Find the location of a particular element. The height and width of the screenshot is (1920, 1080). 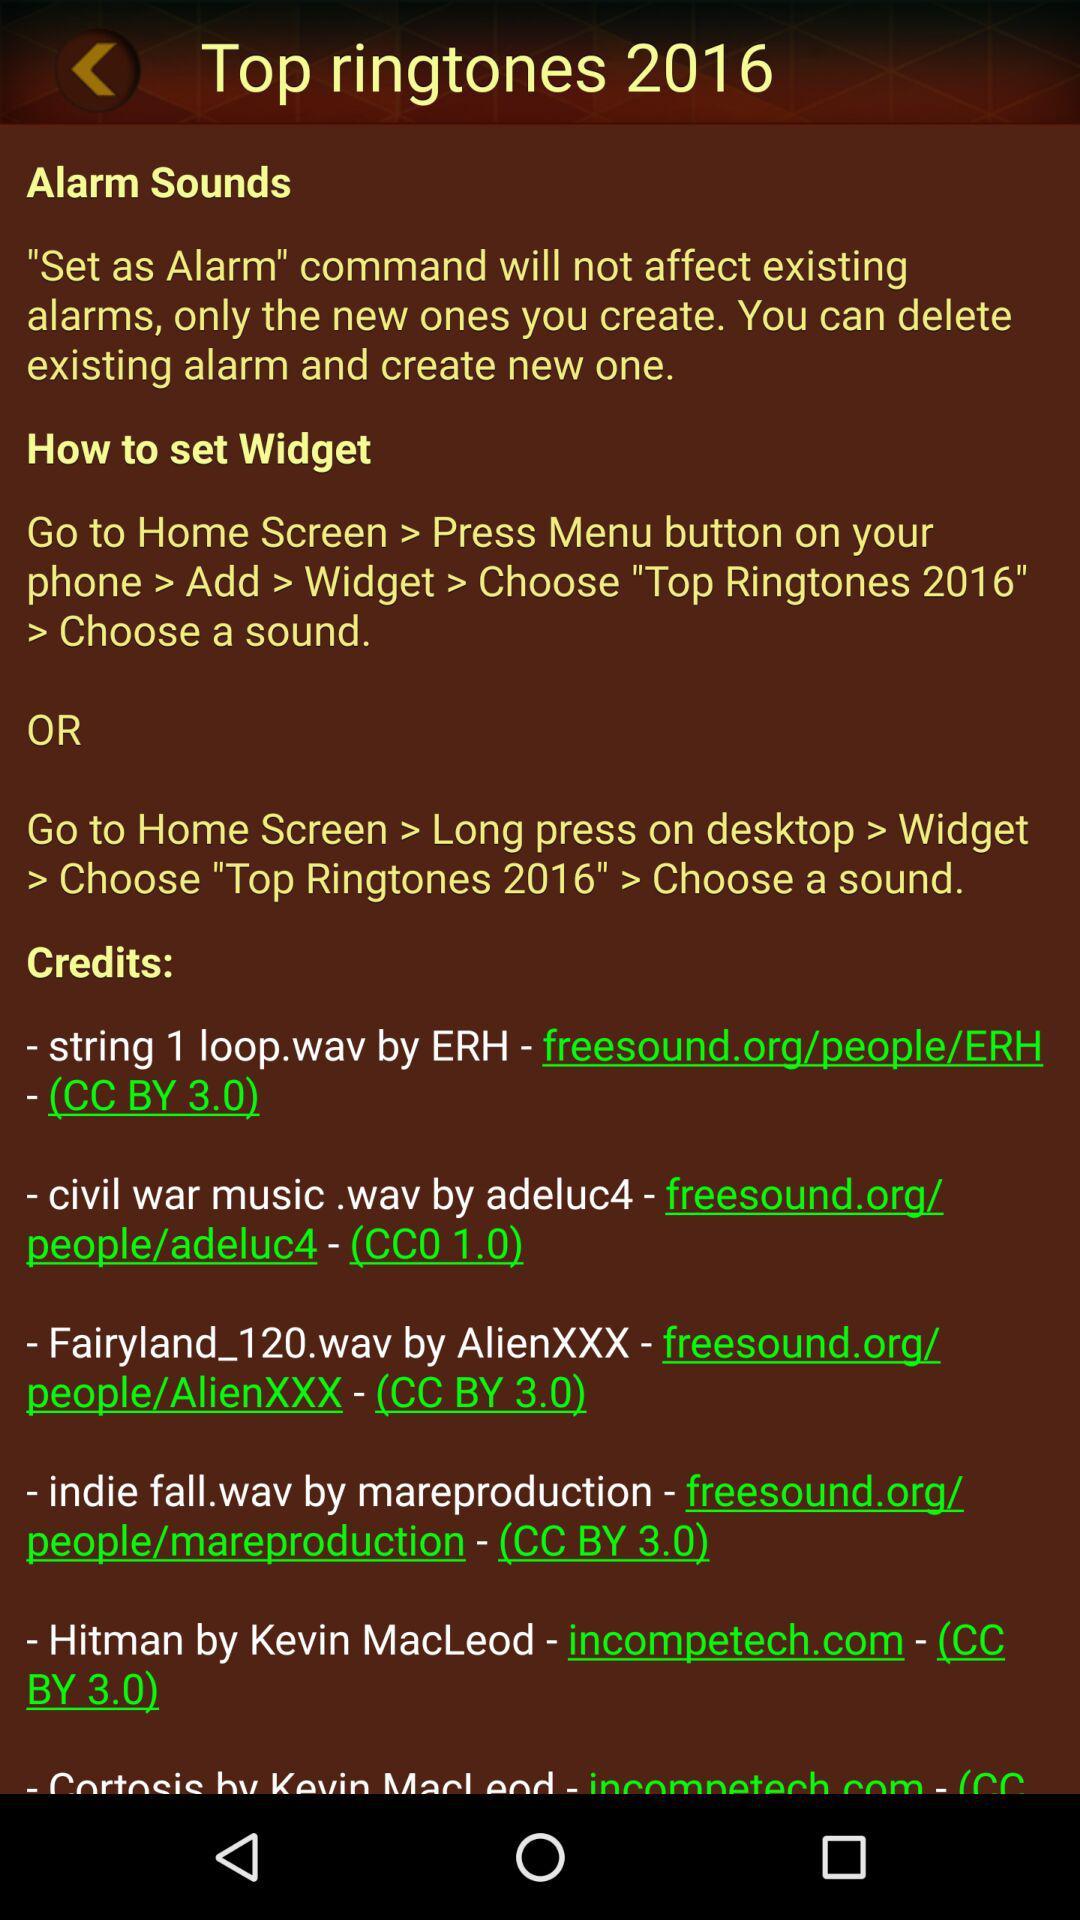

icon next to the top ringtones 2016 item is located at coordinates (97, 69).